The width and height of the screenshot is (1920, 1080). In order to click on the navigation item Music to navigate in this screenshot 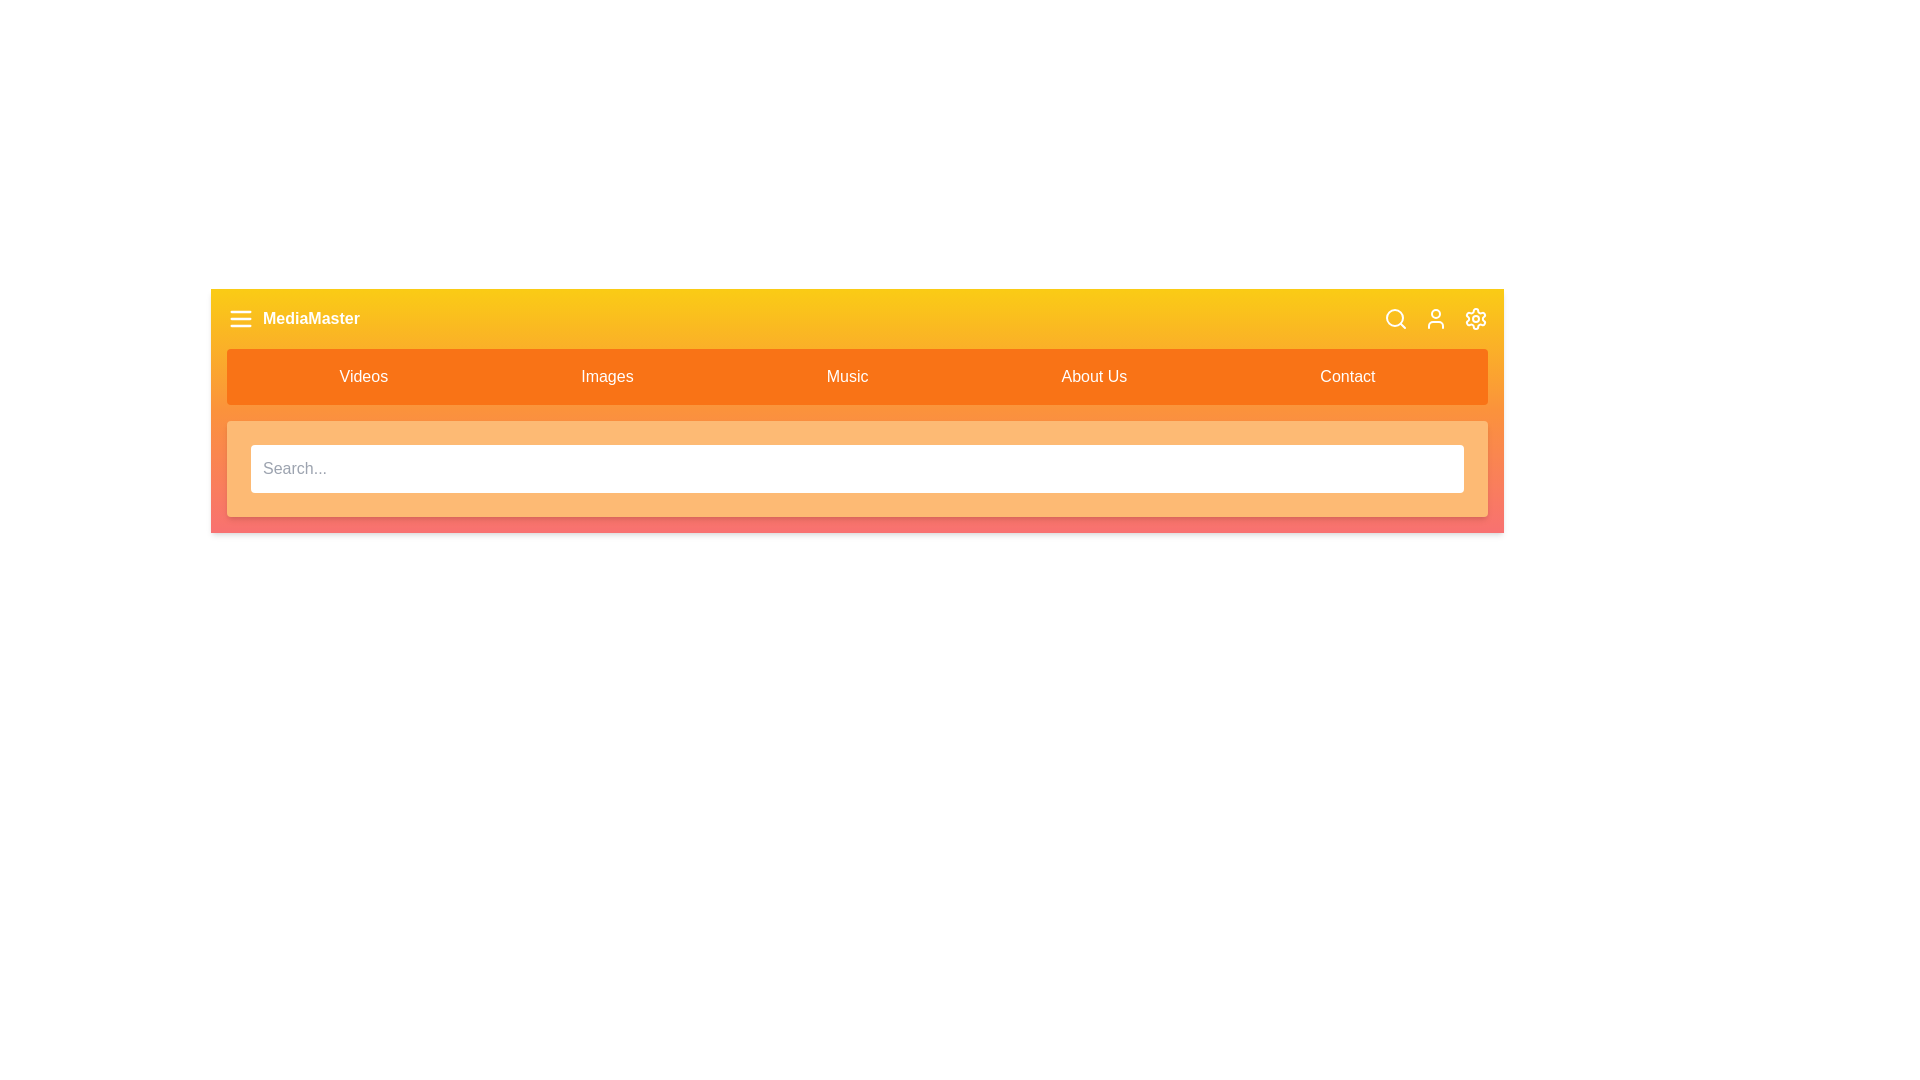, I will do `click(847, 377)`.